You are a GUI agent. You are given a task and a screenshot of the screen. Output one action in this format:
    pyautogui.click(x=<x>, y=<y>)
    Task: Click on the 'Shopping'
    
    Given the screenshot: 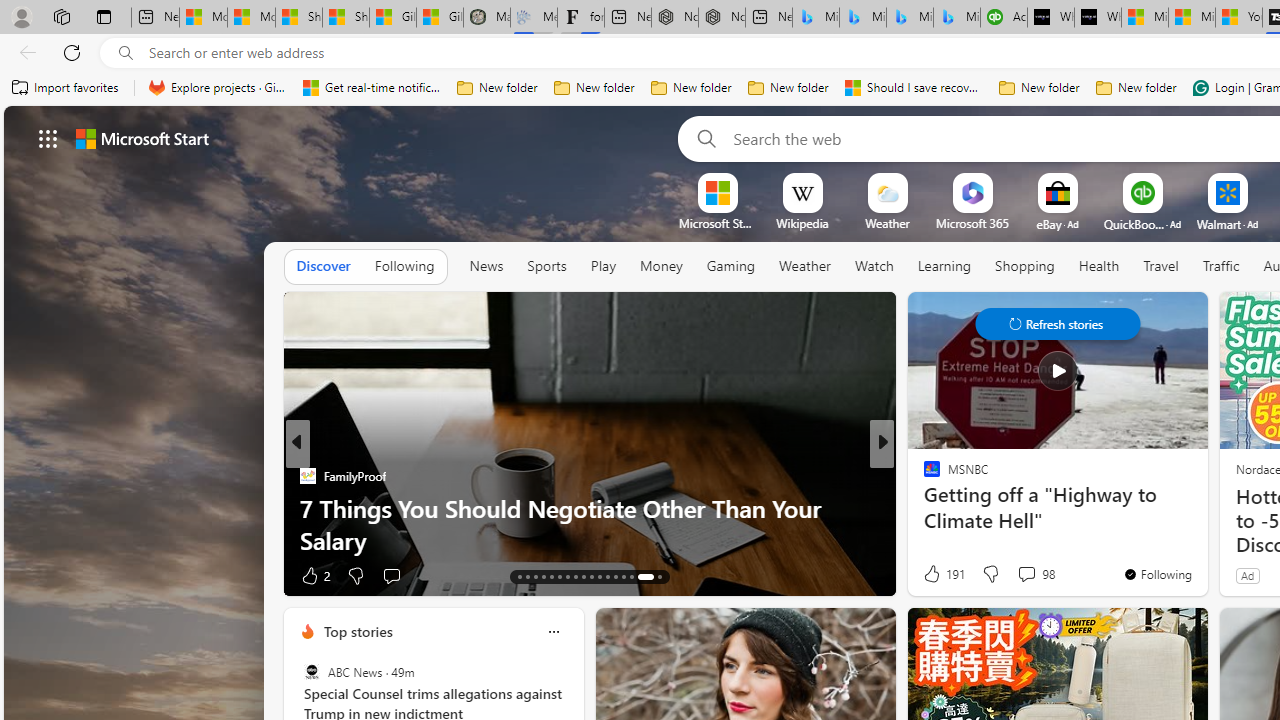 What is the action you would take?
    pyautogui.click(x=1025, y=265)
    